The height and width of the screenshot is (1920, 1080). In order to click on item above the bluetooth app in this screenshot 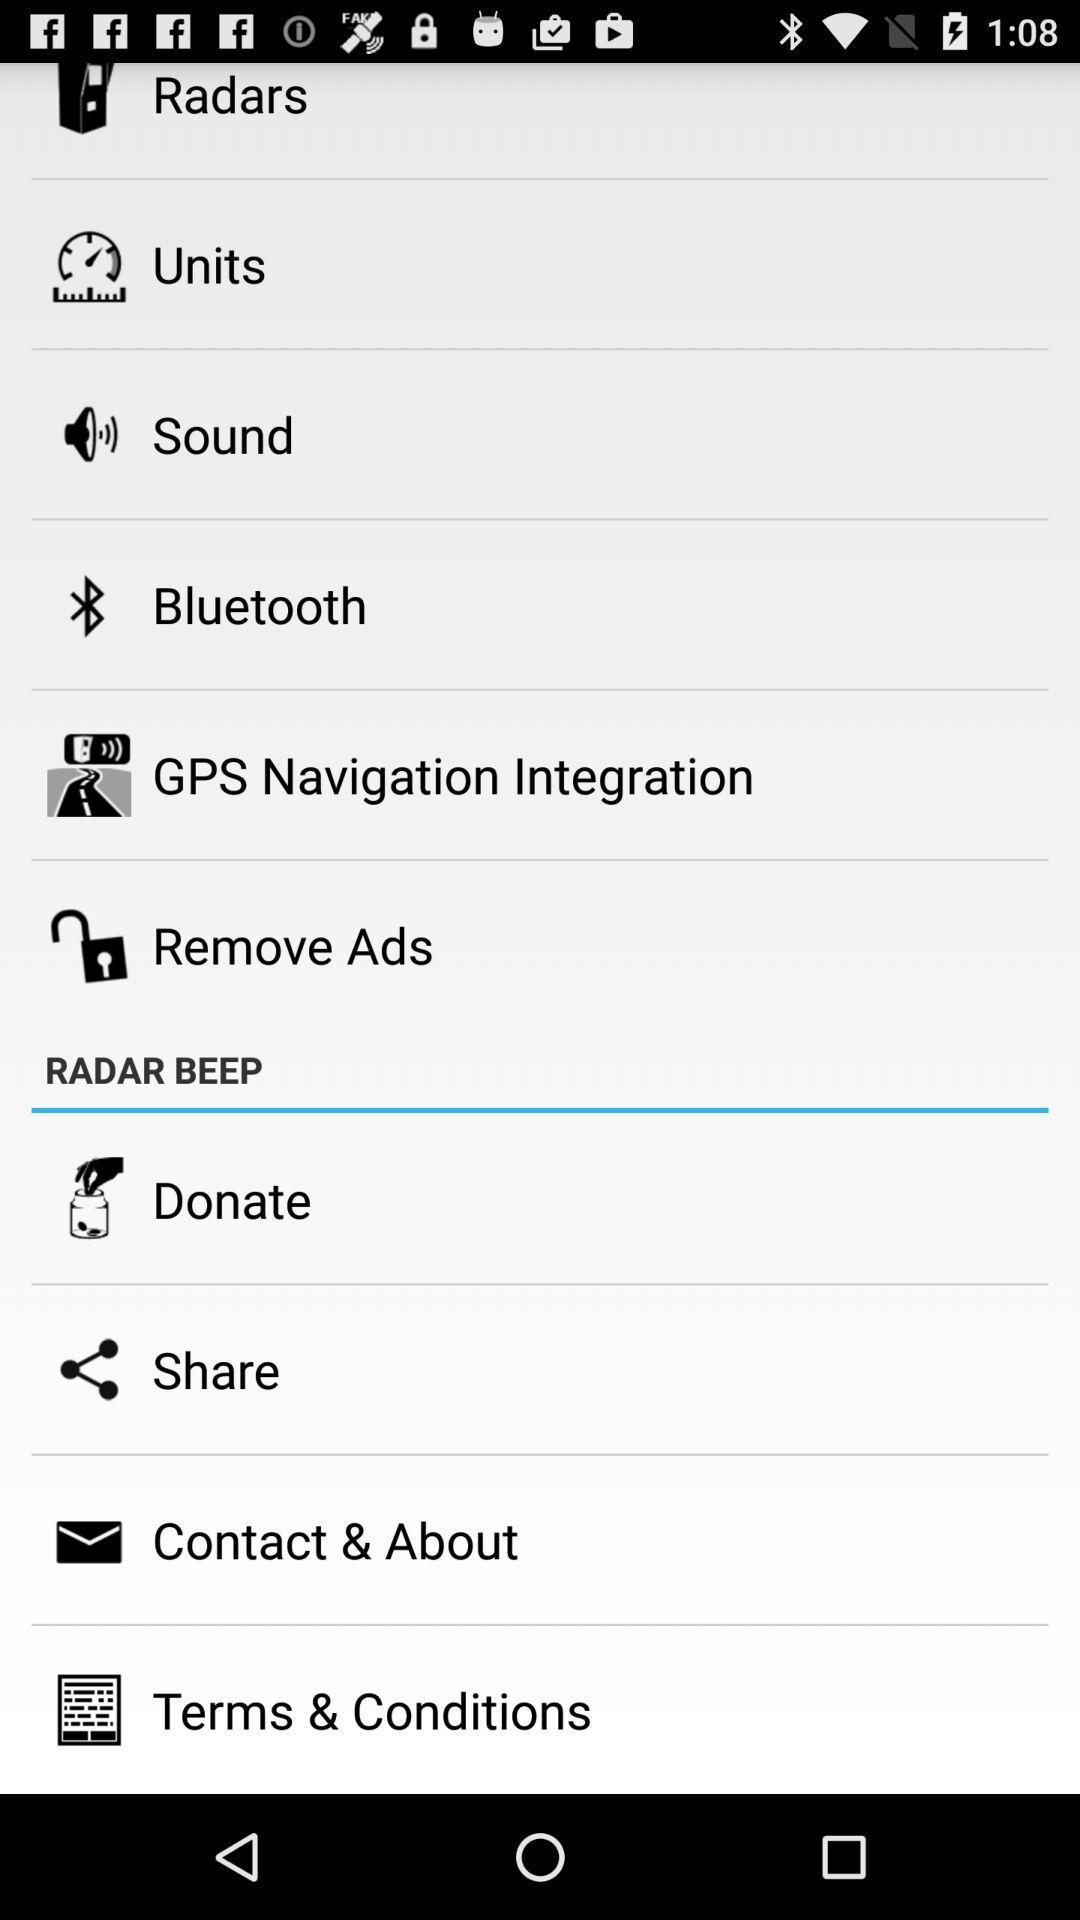, I will do `click(223, 433)`.